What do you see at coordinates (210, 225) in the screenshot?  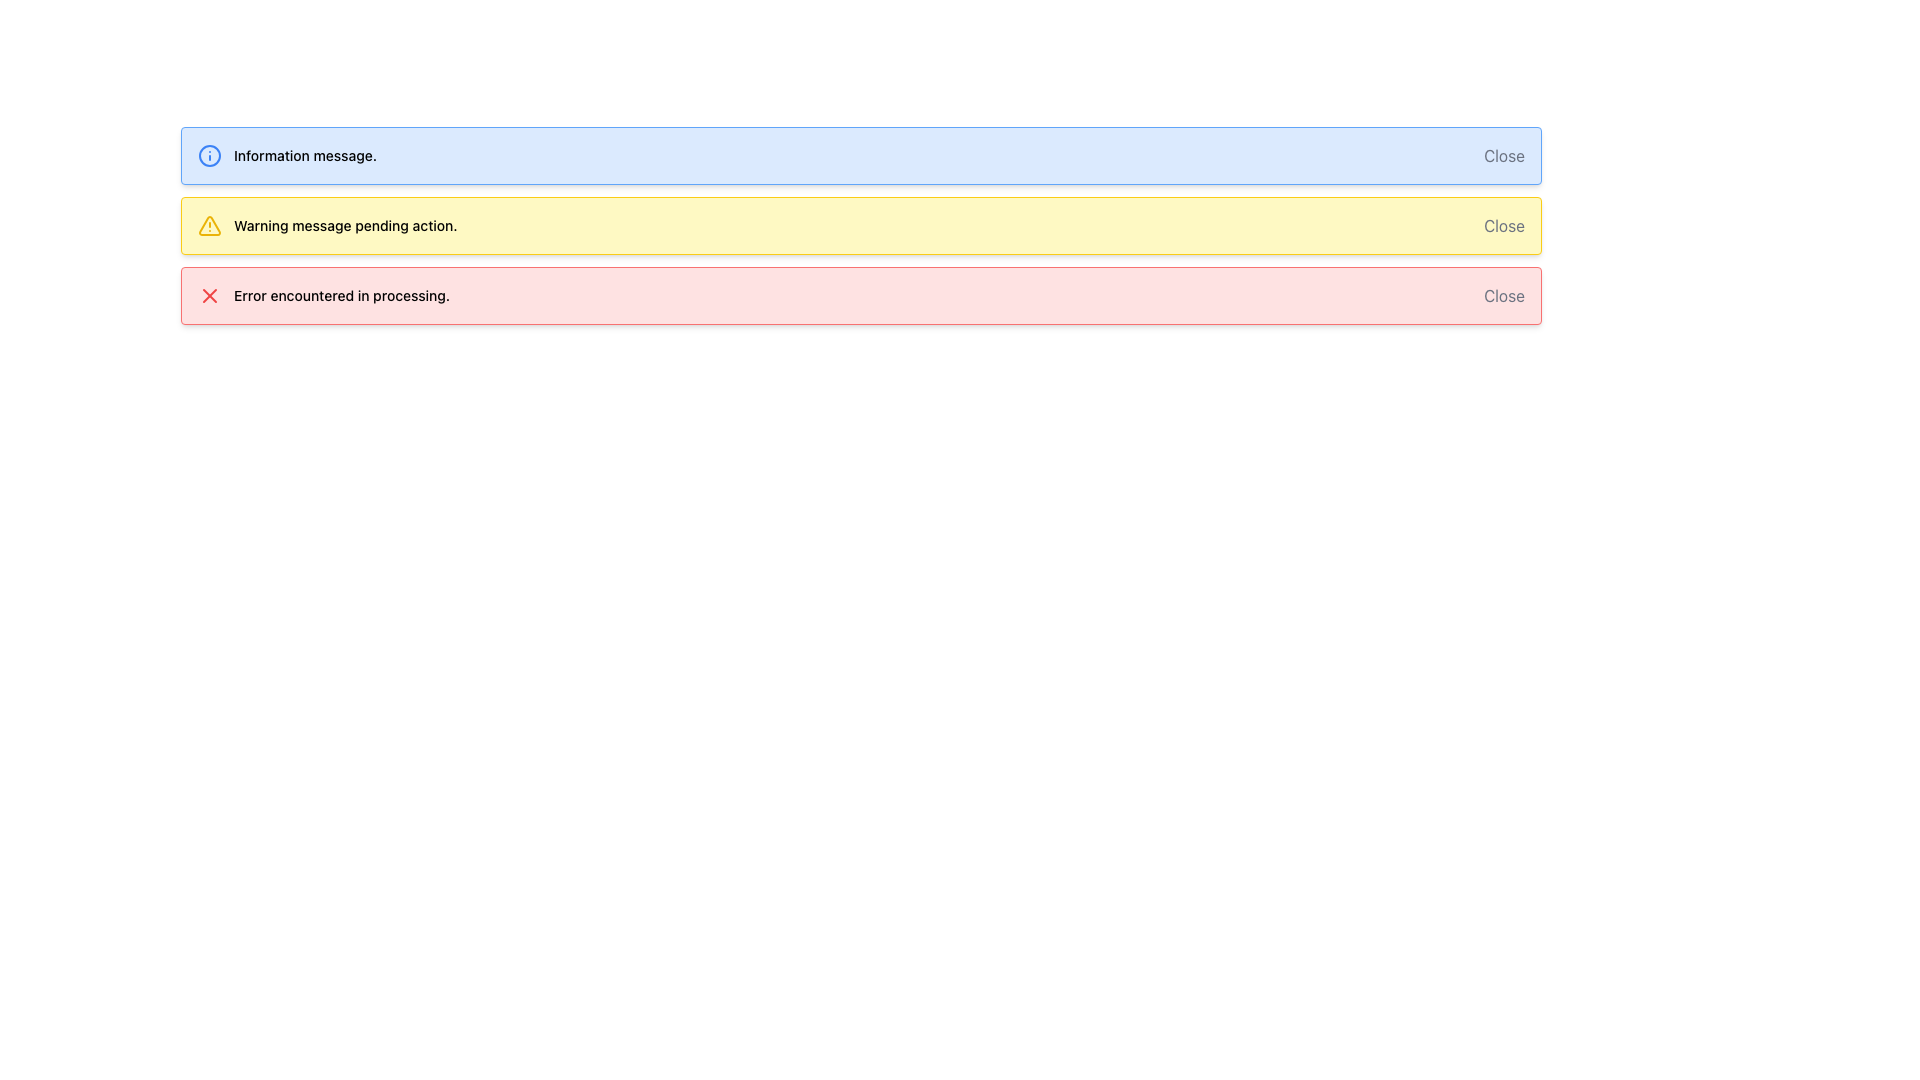 I see `the yellow triangular warning icon with an exclamation mark, located in the second notification bar that reads 'Warning message pending action.'` at bounding box center [210, 225].